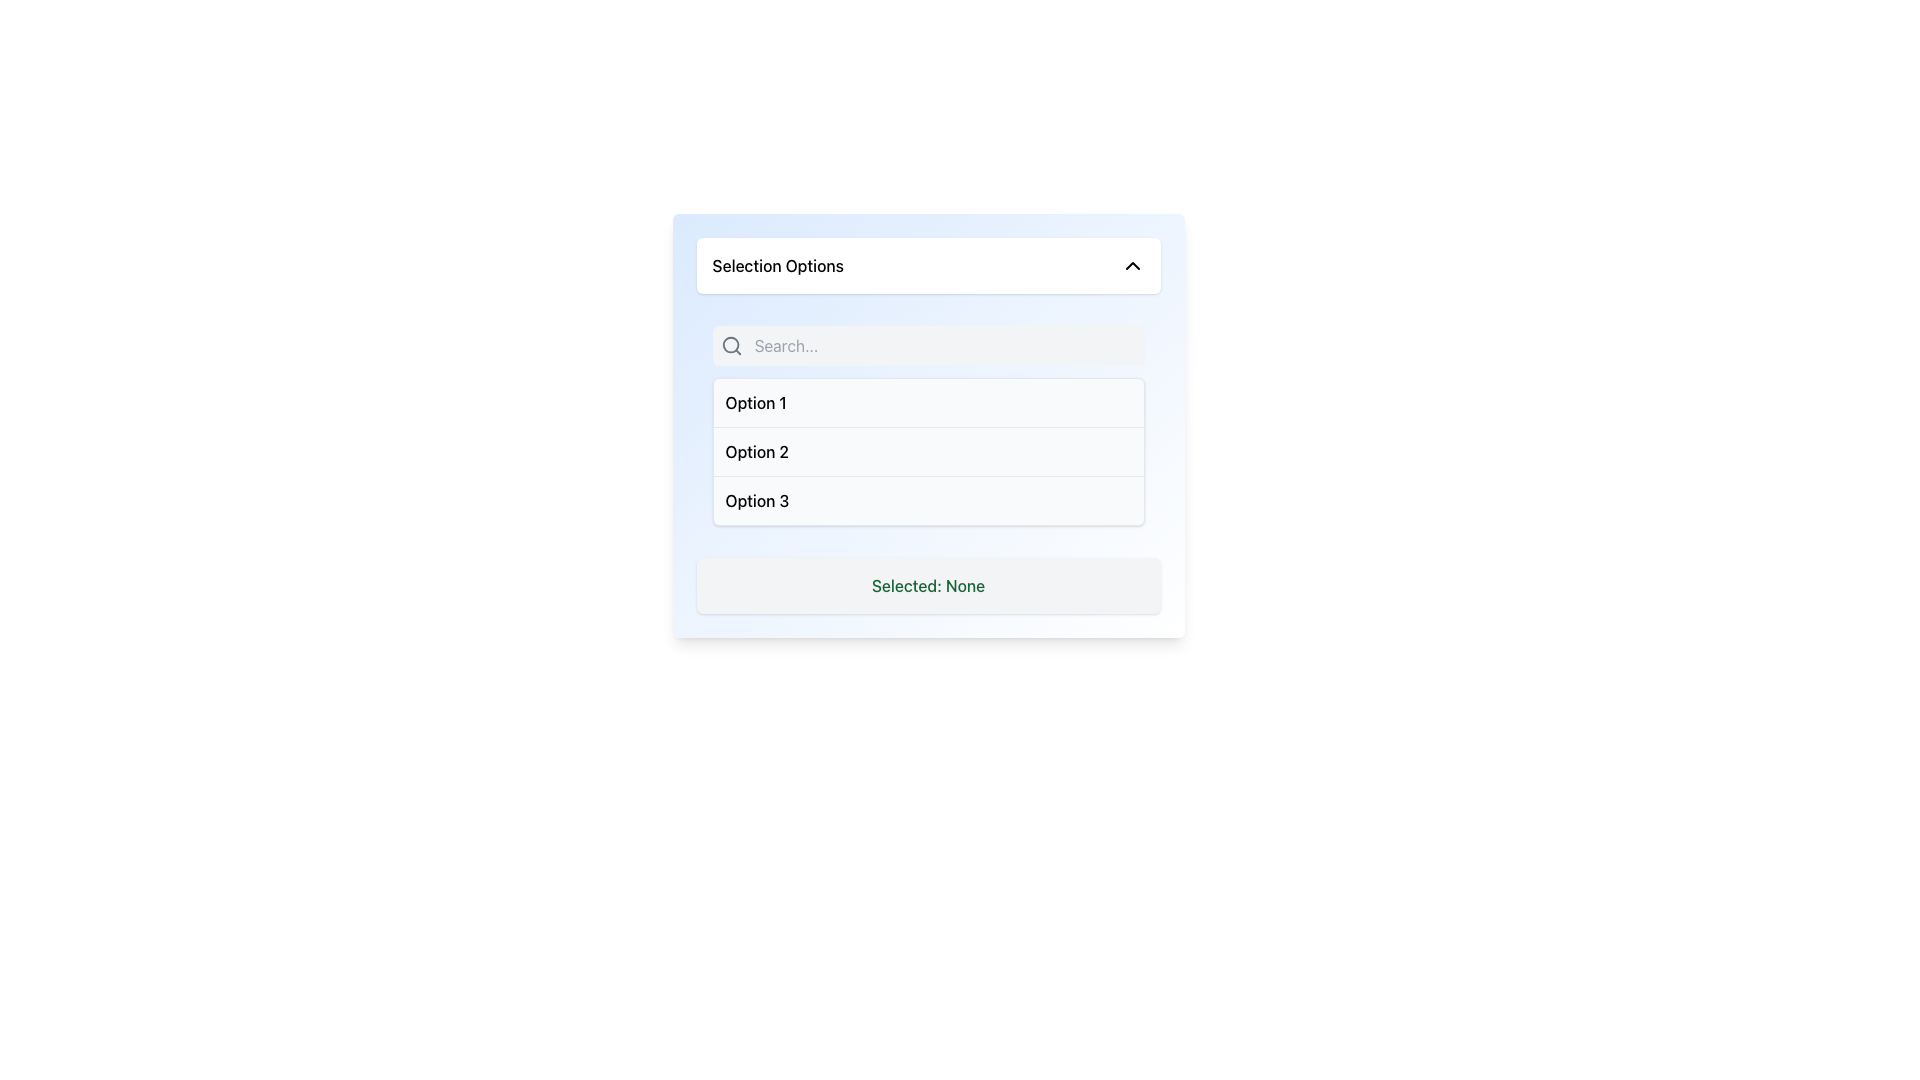 The height and width of the screenshot is (1080, 1920). Describe the element at coordinates (927, 402) in the screenshot. I see `the first selectable option 'Option 1' in the dropdown menu` at that location.